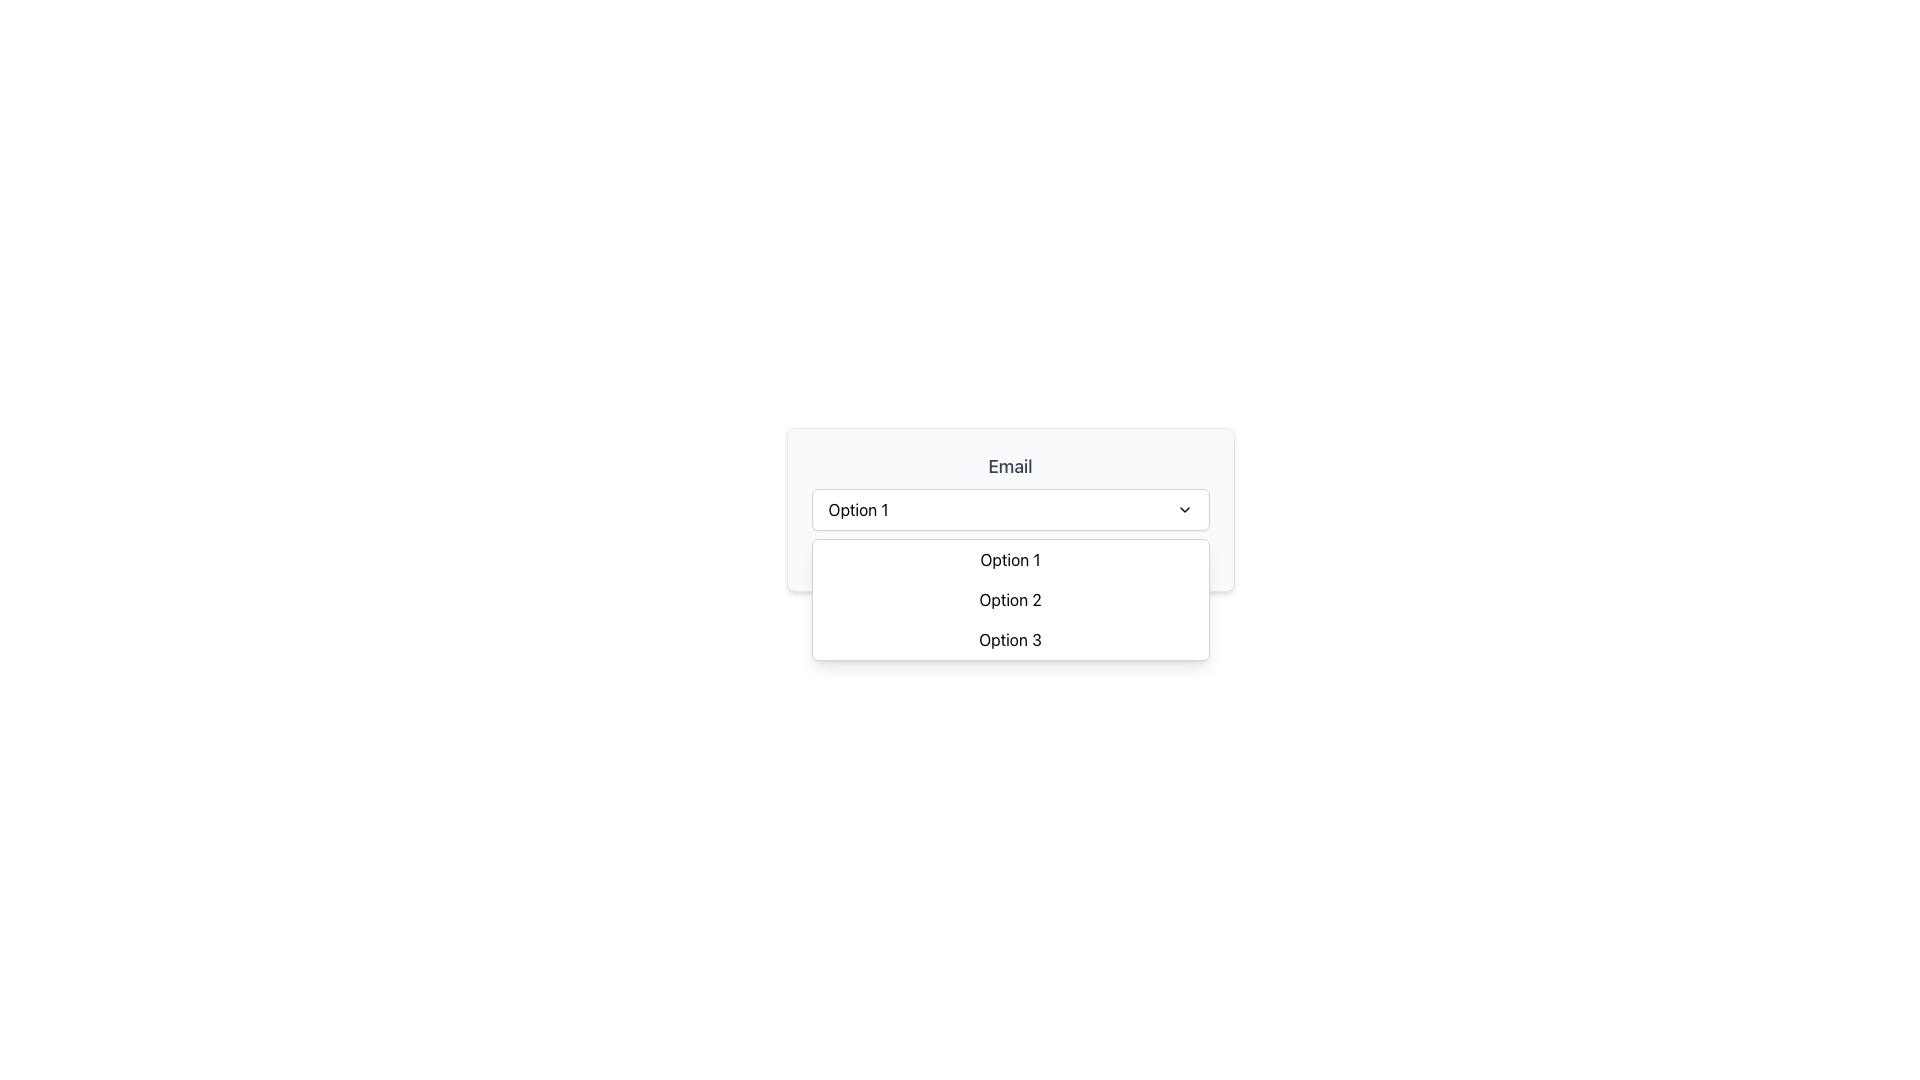 This screenshot has width=1920, height=1080. What do you see at coordinates (1010, 640) in the screenshot?
I see `the third option in the dropdown list labeled 'Option 3'` at bounding box center [1010, 640].